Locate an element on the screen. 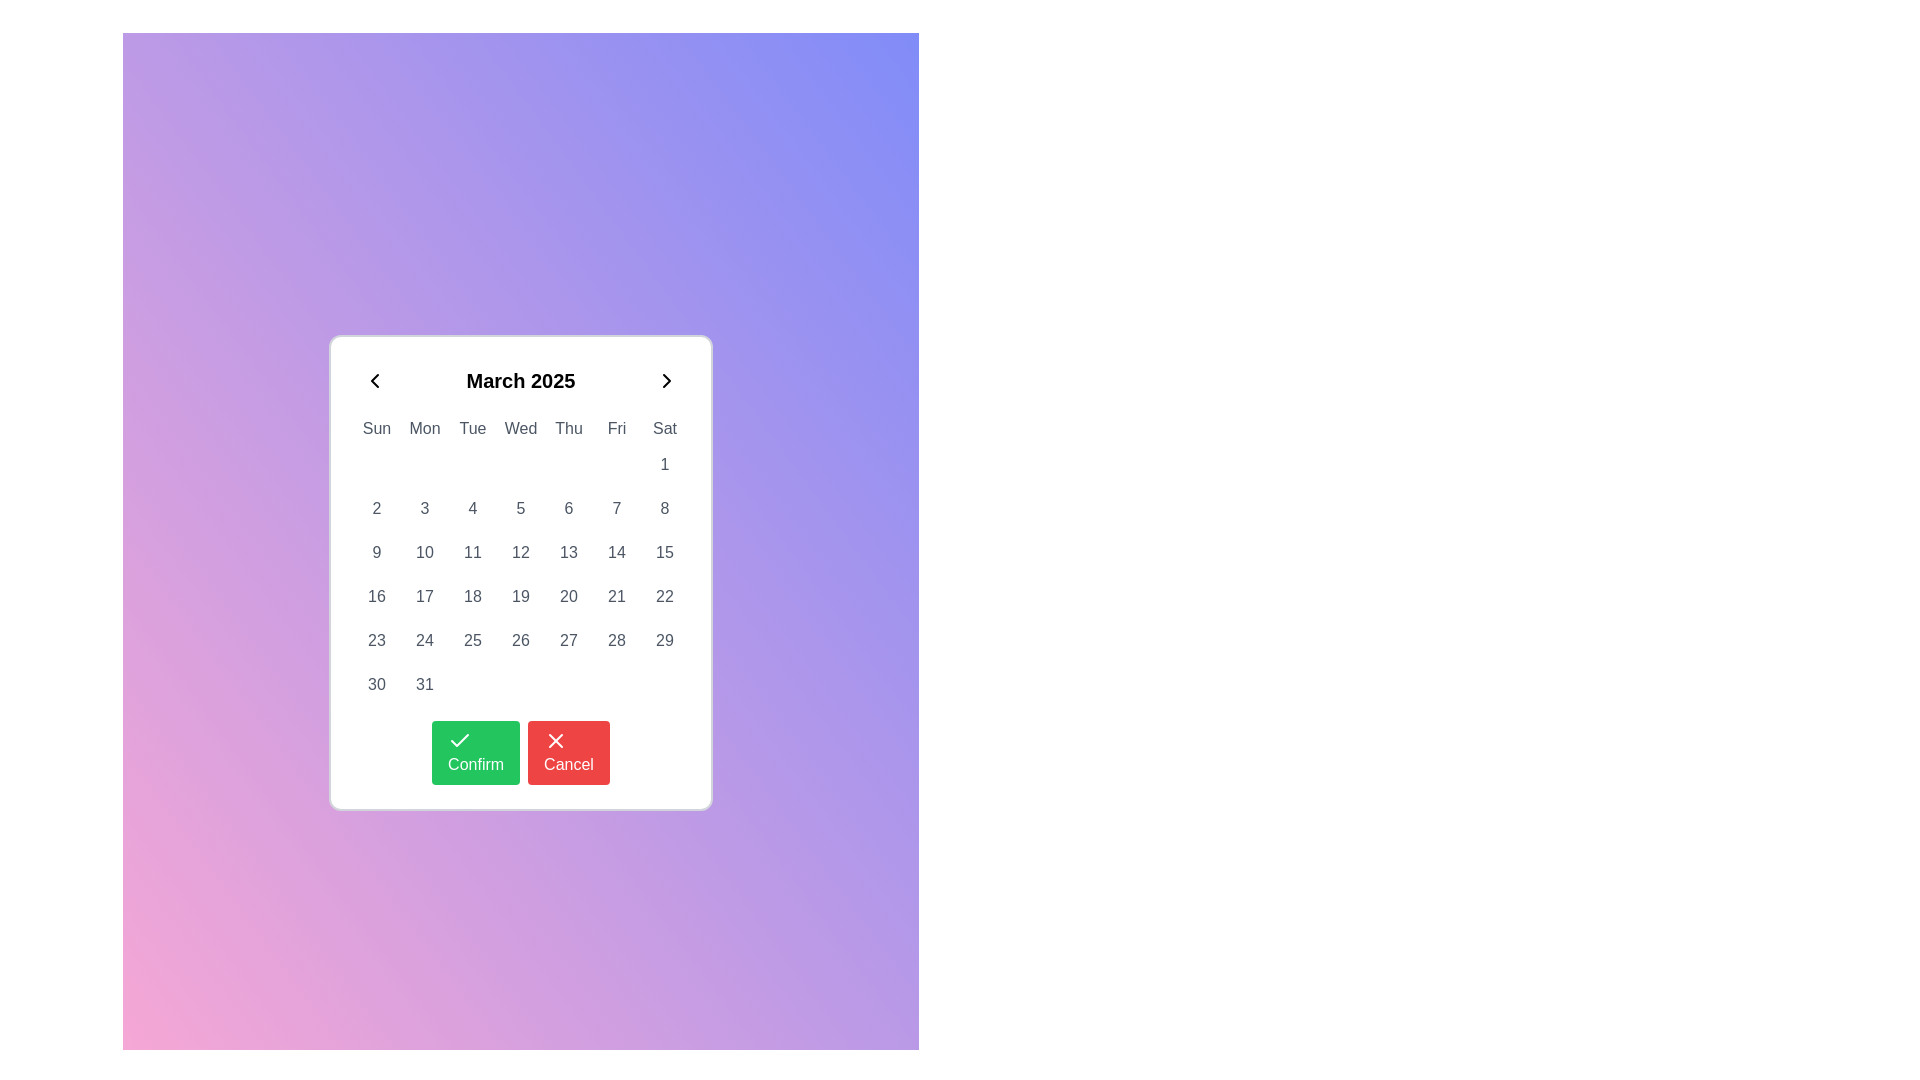 This screenshot has height=1080, width=1920. the button labeled '31' in the bottom row of the calendar grid under the 'Sat' heading to activate the background effect is located at coordinates (424, 684).